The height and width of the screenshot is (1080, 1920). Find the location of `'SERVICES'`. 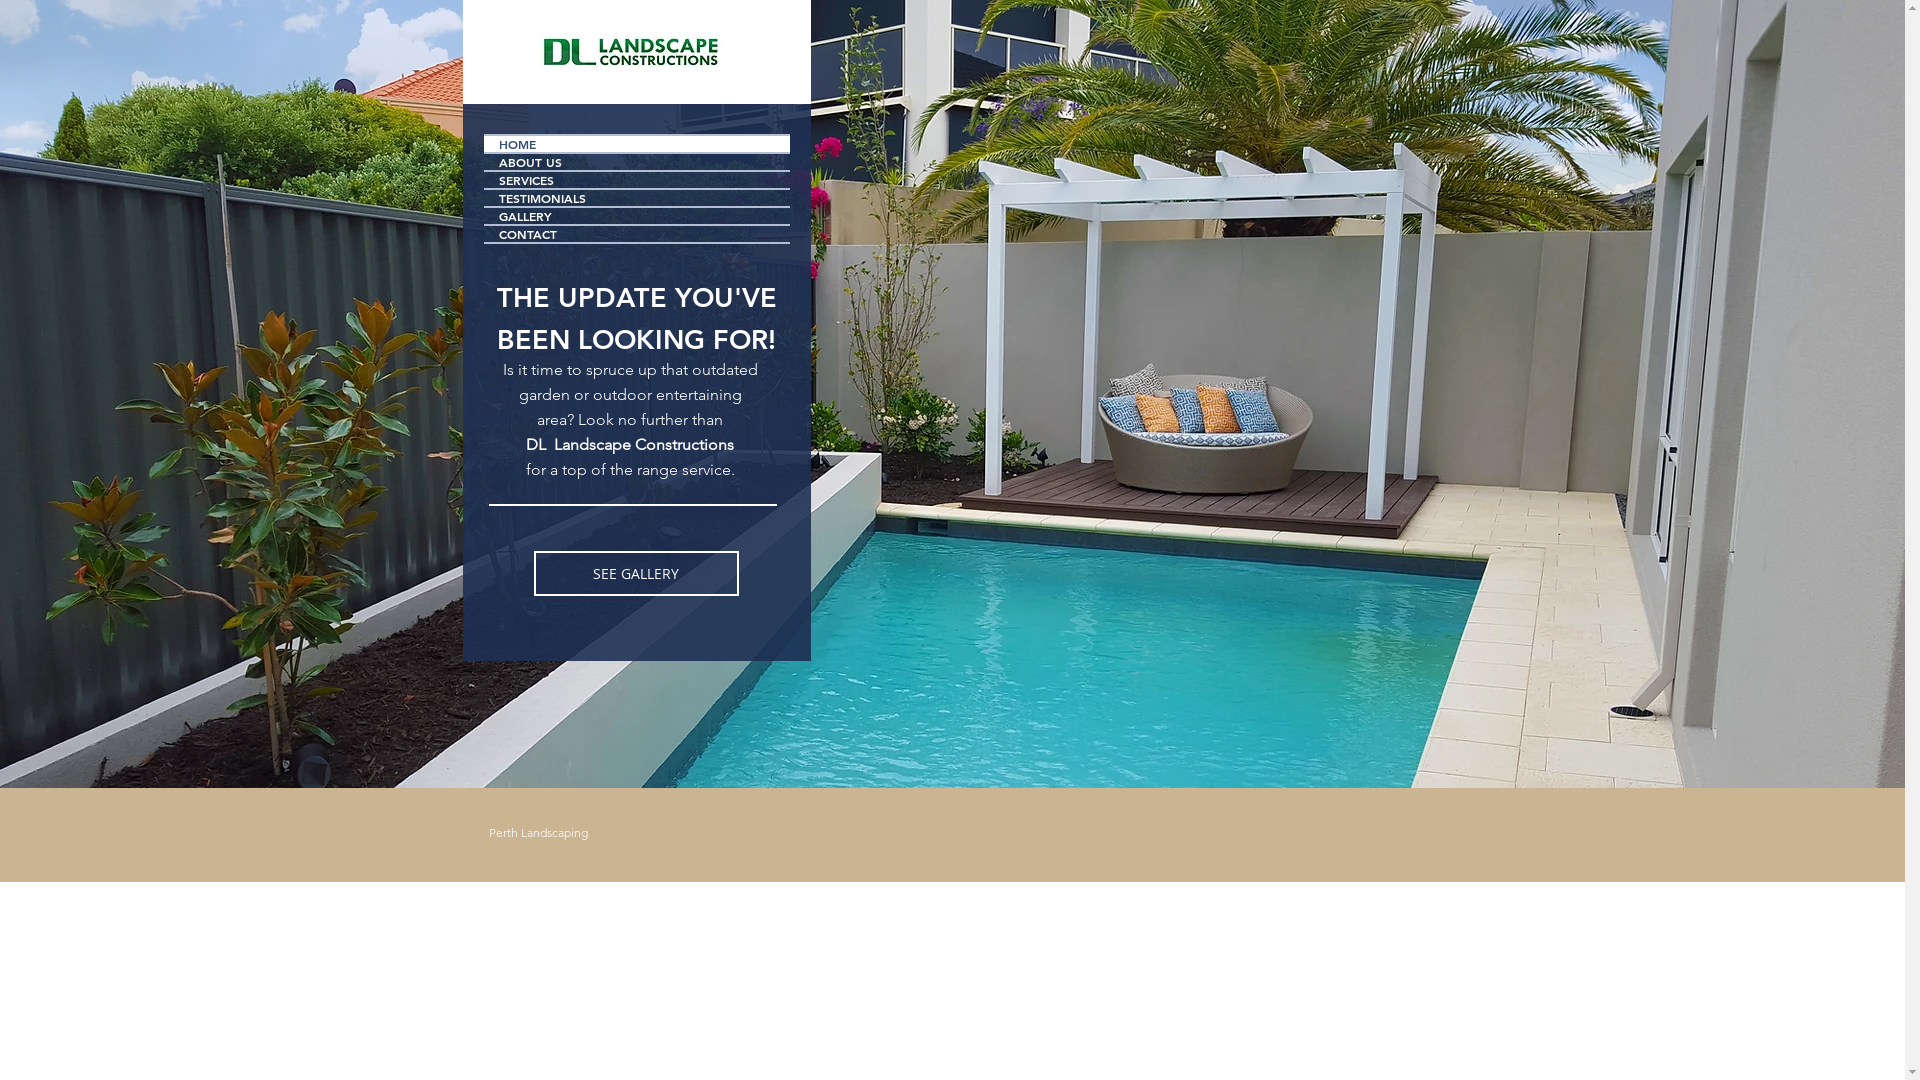

'SERVICES' is located at coordinates (636, 180).